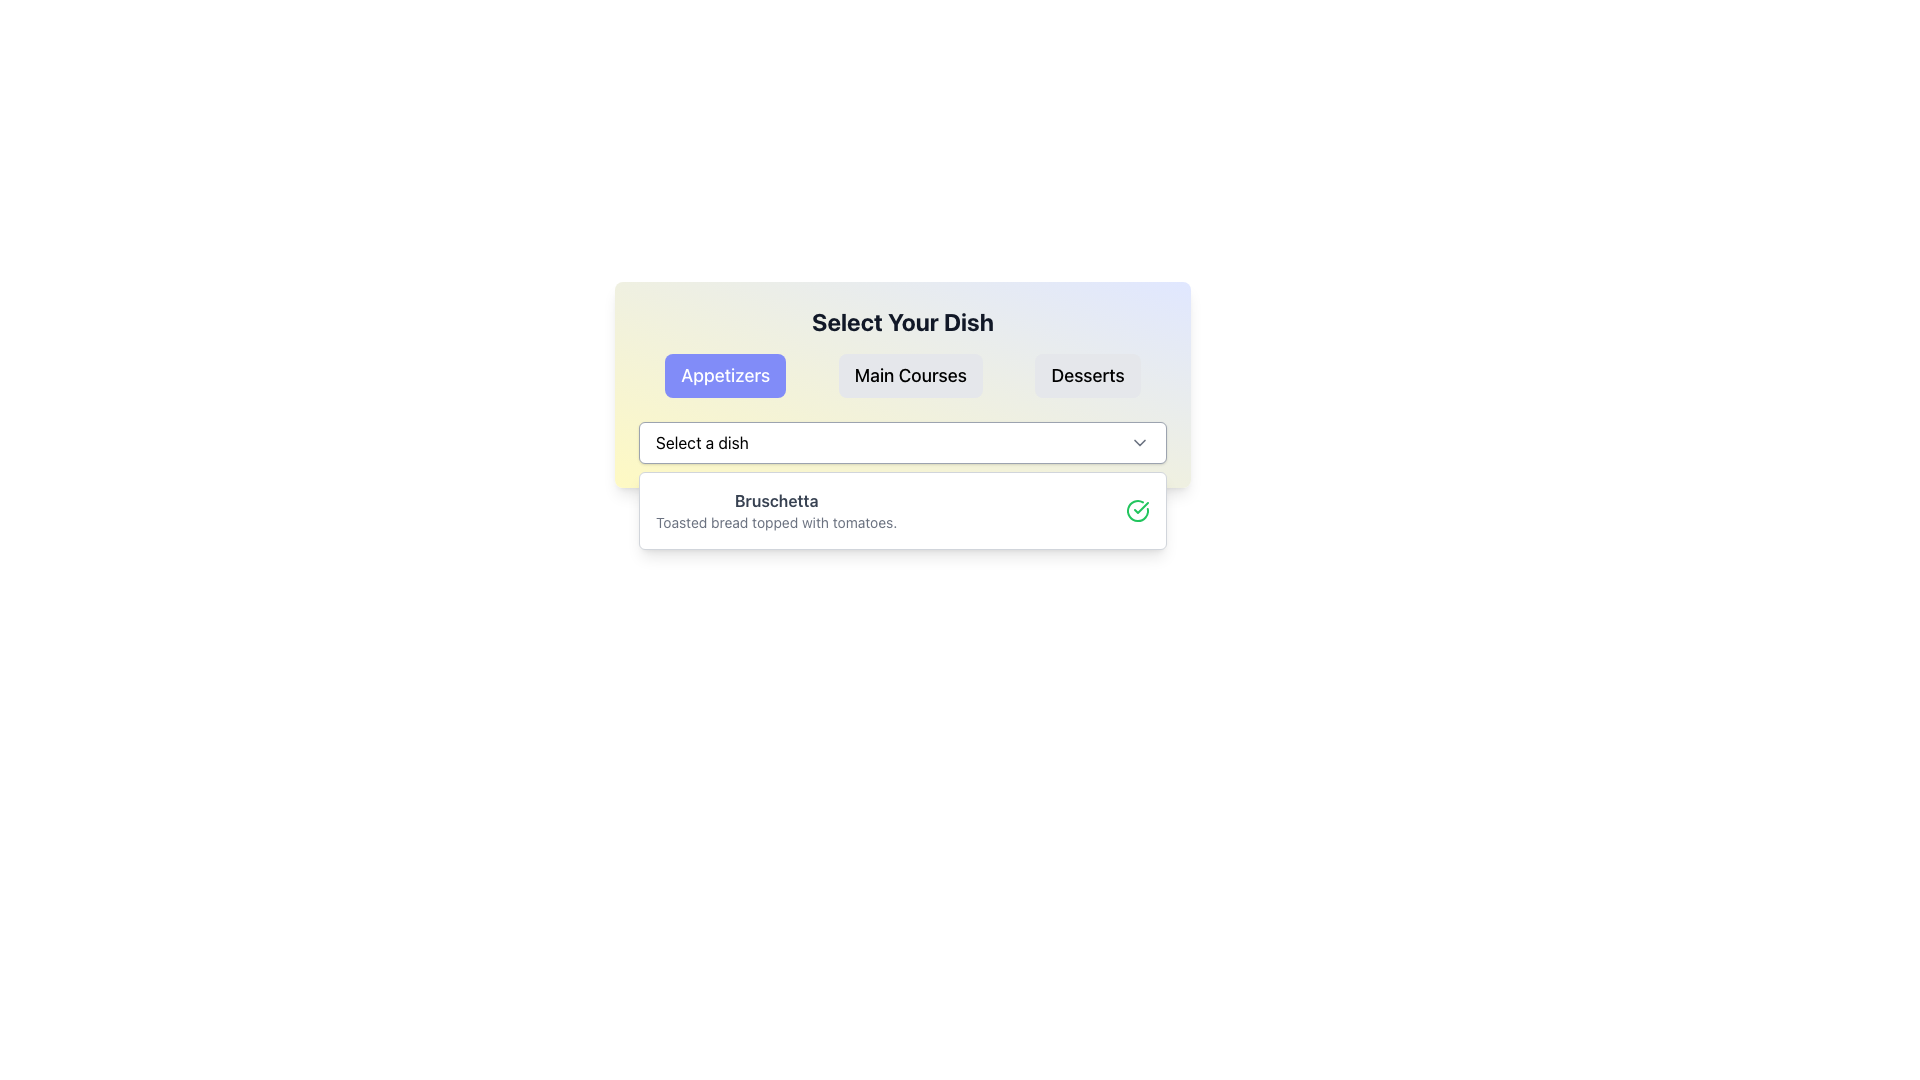 Image resolution: width=1920 pixels, height=1080 pixels. I want to click on the button in the central menu section, so click(901, 385).